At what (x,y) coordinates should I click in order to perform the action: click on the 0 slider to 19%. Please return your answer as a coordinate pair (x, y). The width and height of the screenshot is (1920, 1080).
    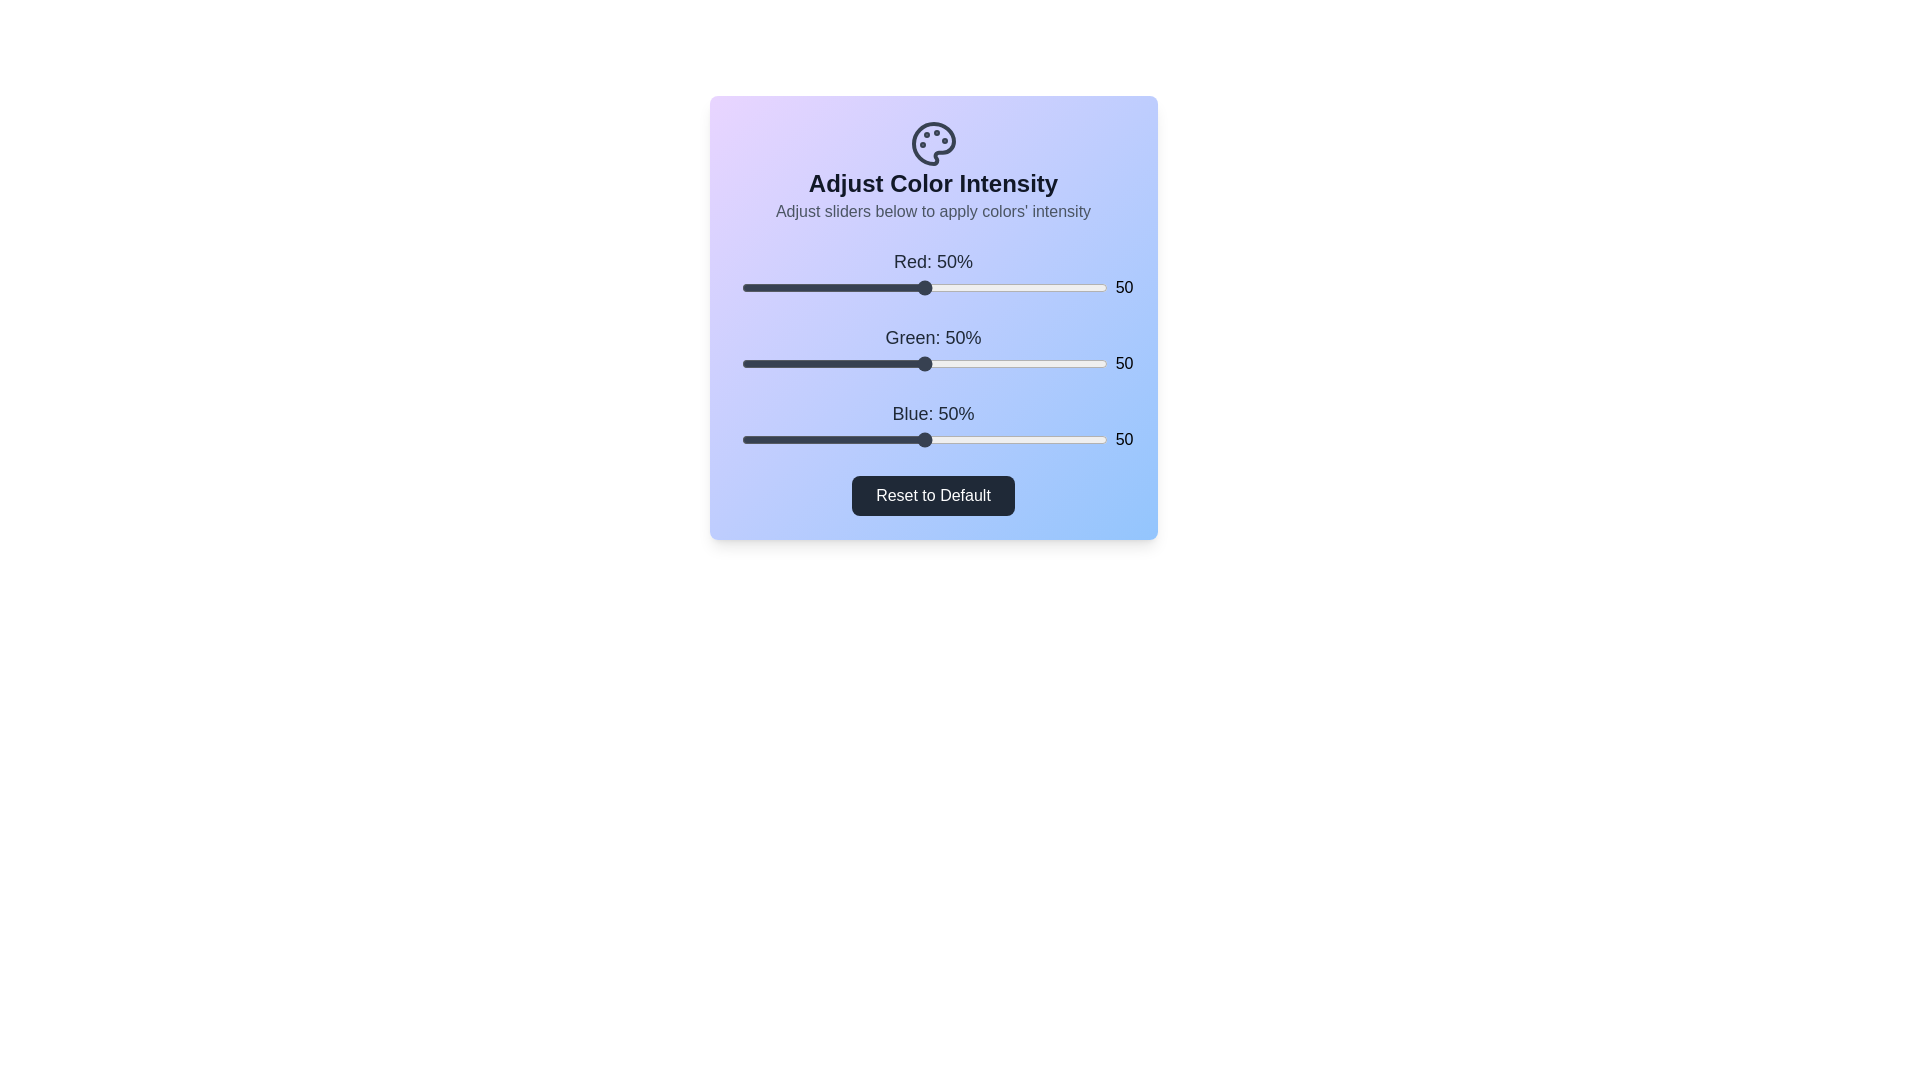
    Looking at the image, I should click on (811, 288).